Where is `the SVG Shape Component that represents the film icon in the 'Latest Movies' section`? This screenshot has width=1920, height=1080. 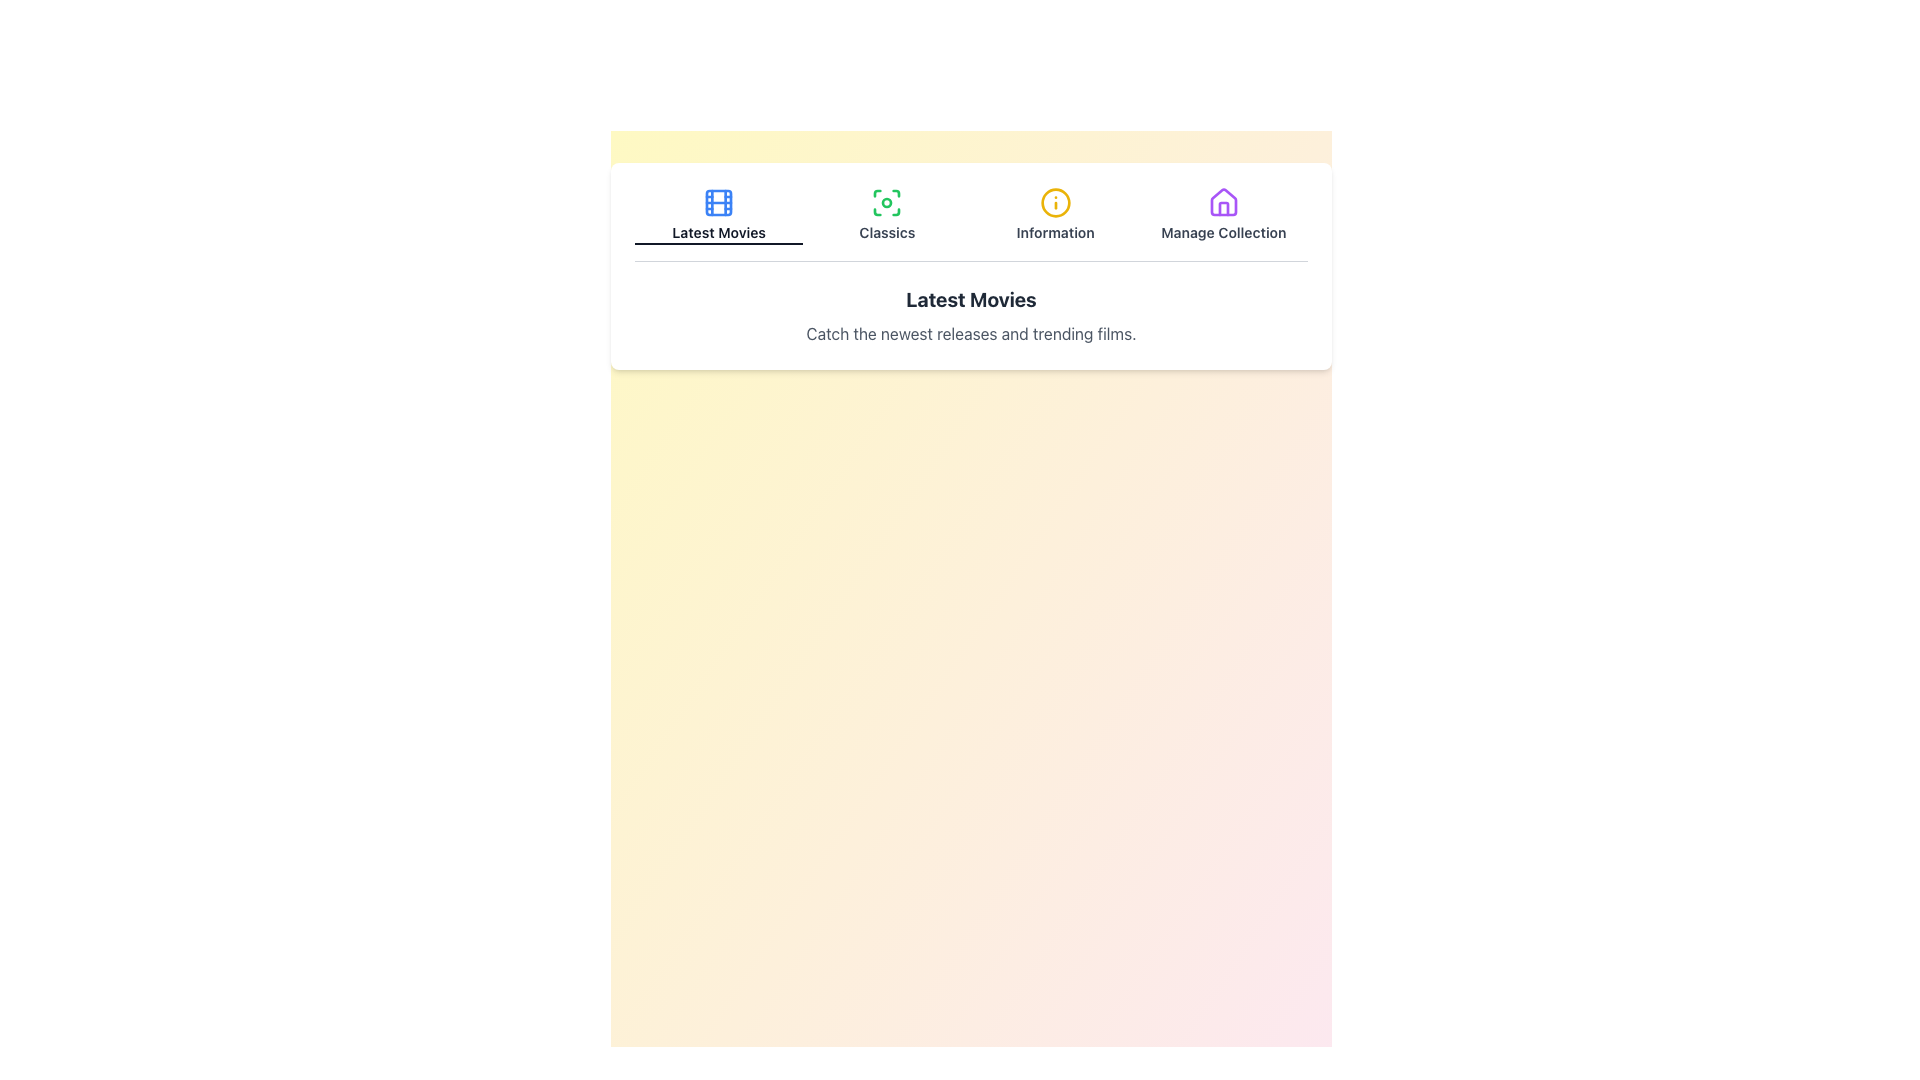
the SVG Shape Component that represents the film icon in the 'Latest Movies' section is located at coordinates (719, 203).